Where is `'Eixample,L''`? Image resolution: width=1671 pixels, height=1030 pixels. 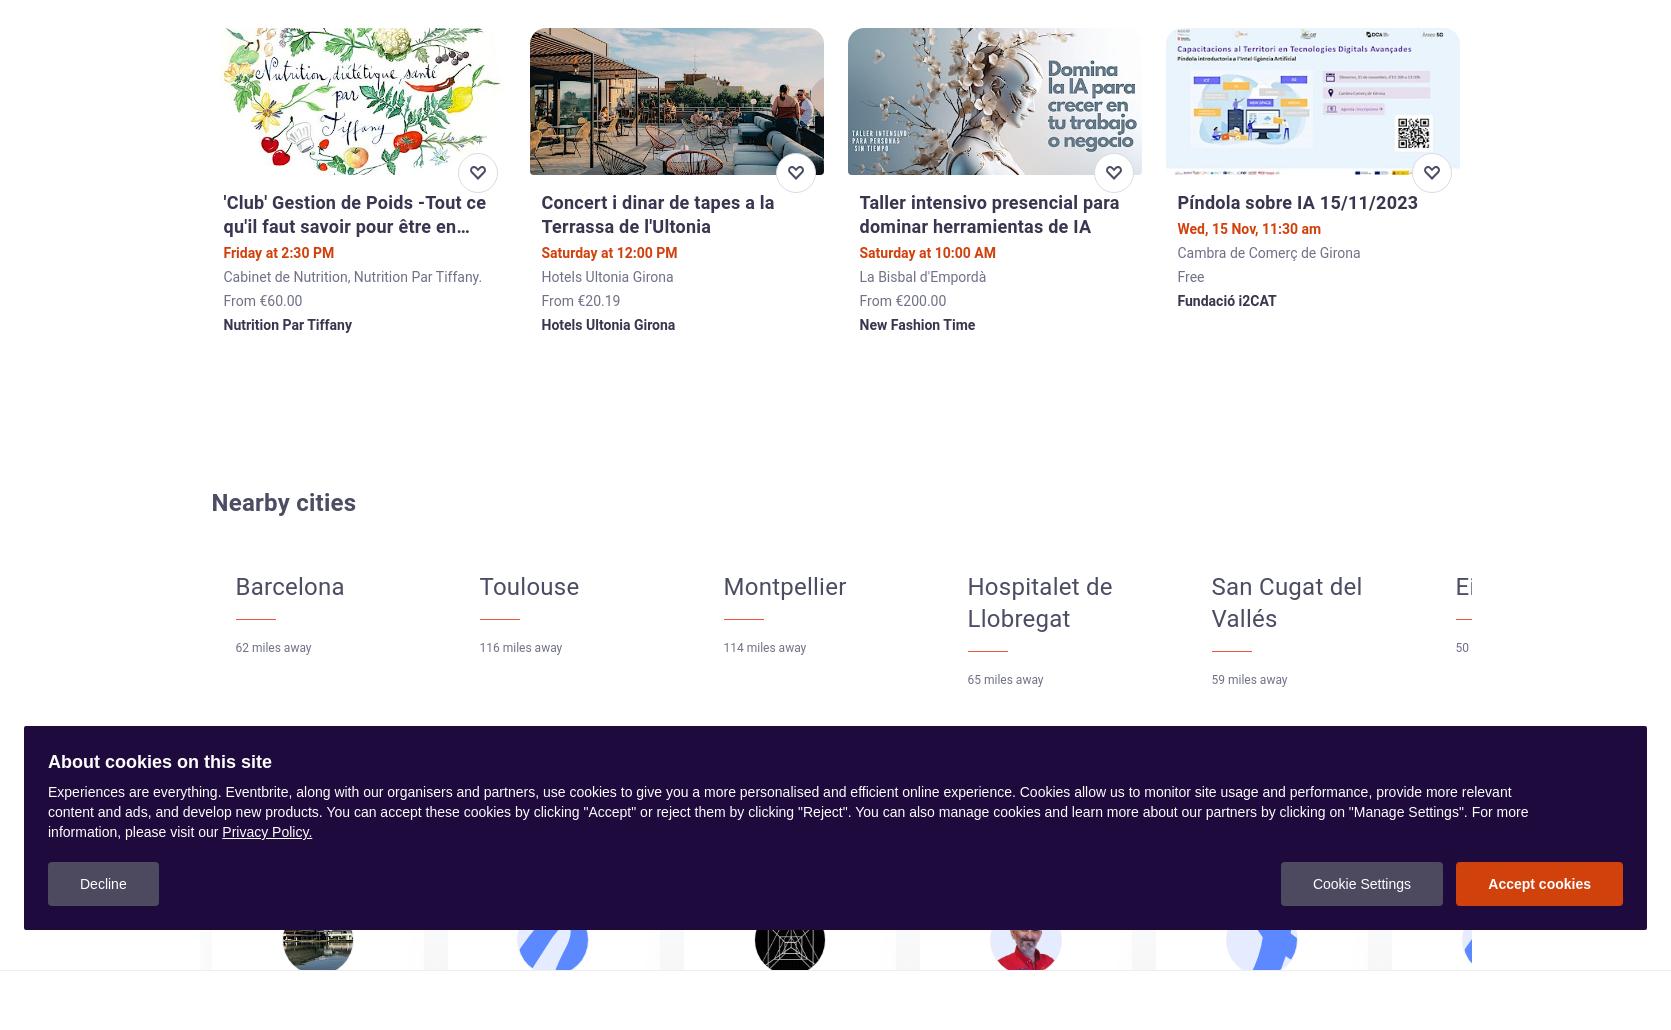
'Eixample,L'' is located at coordinates (1513, 585).